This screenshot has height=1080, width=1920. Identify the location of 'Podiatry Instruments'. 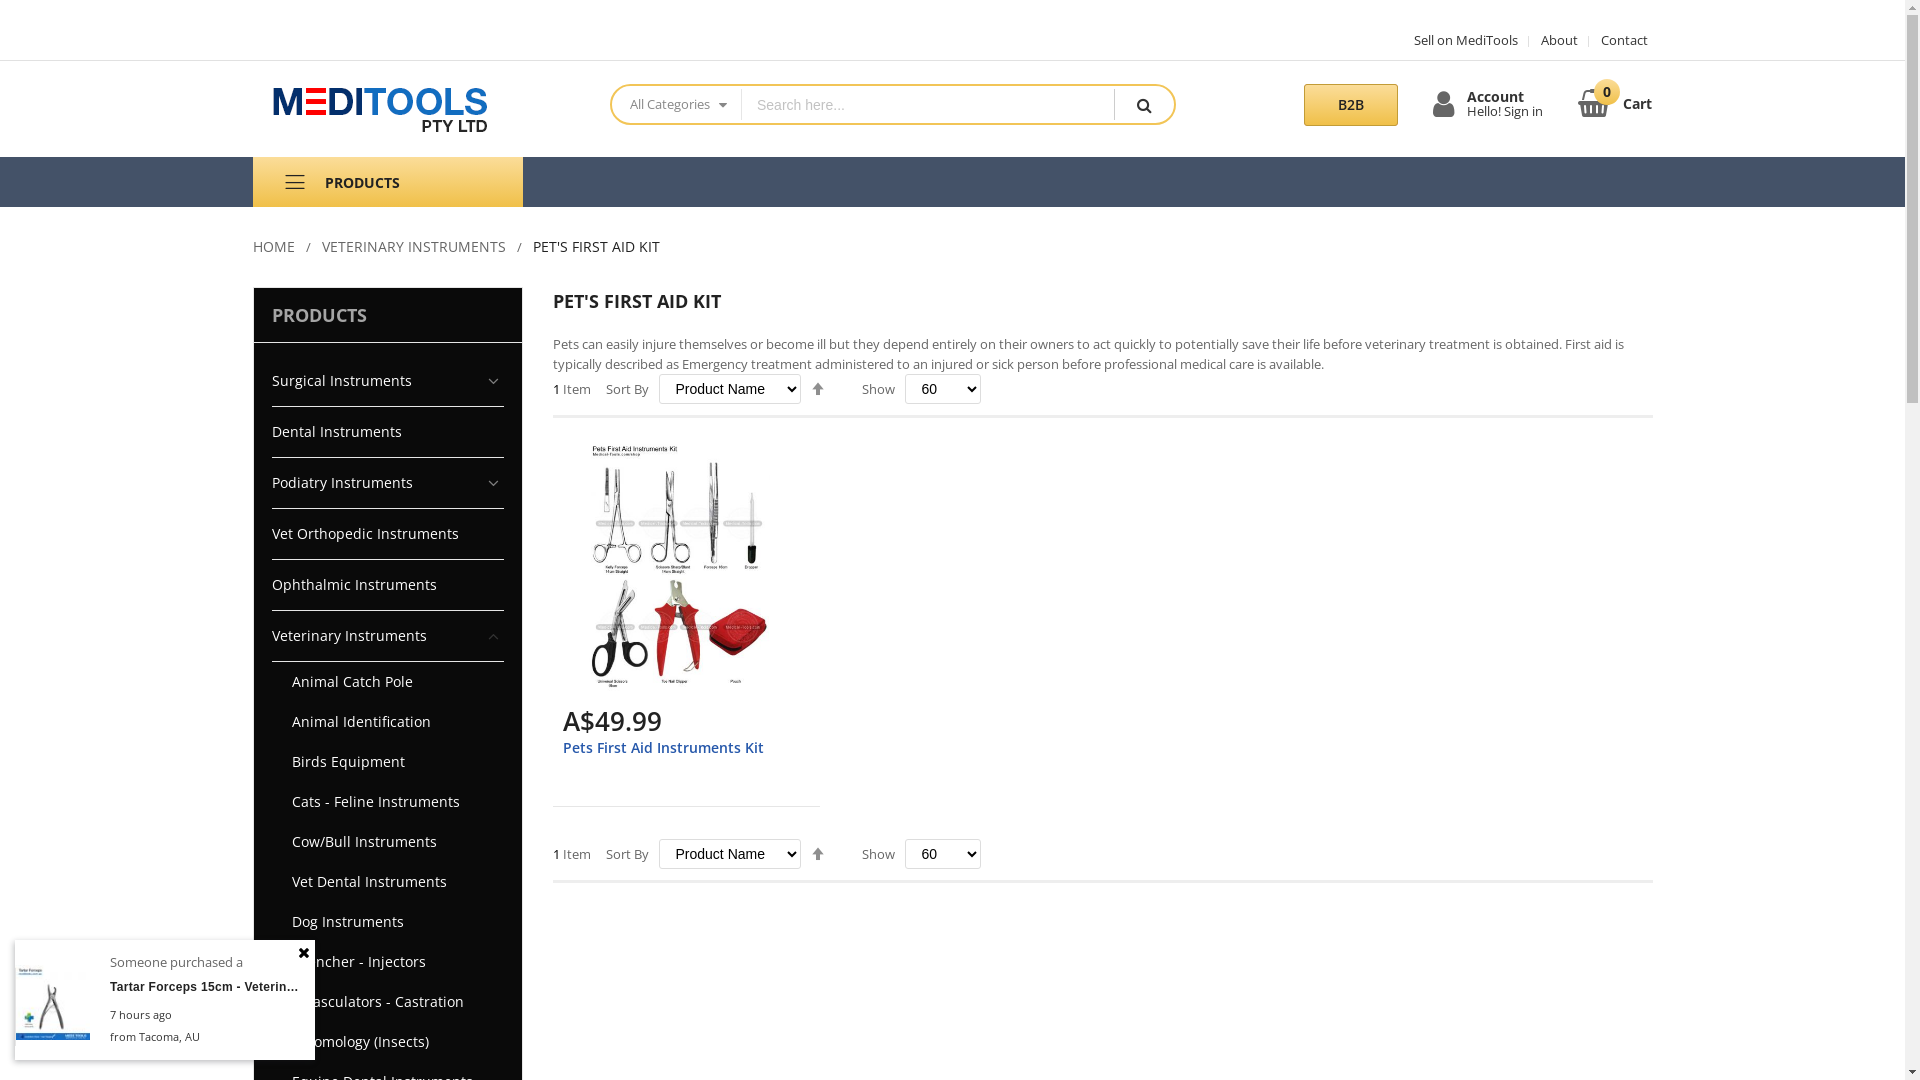
(388, 483).